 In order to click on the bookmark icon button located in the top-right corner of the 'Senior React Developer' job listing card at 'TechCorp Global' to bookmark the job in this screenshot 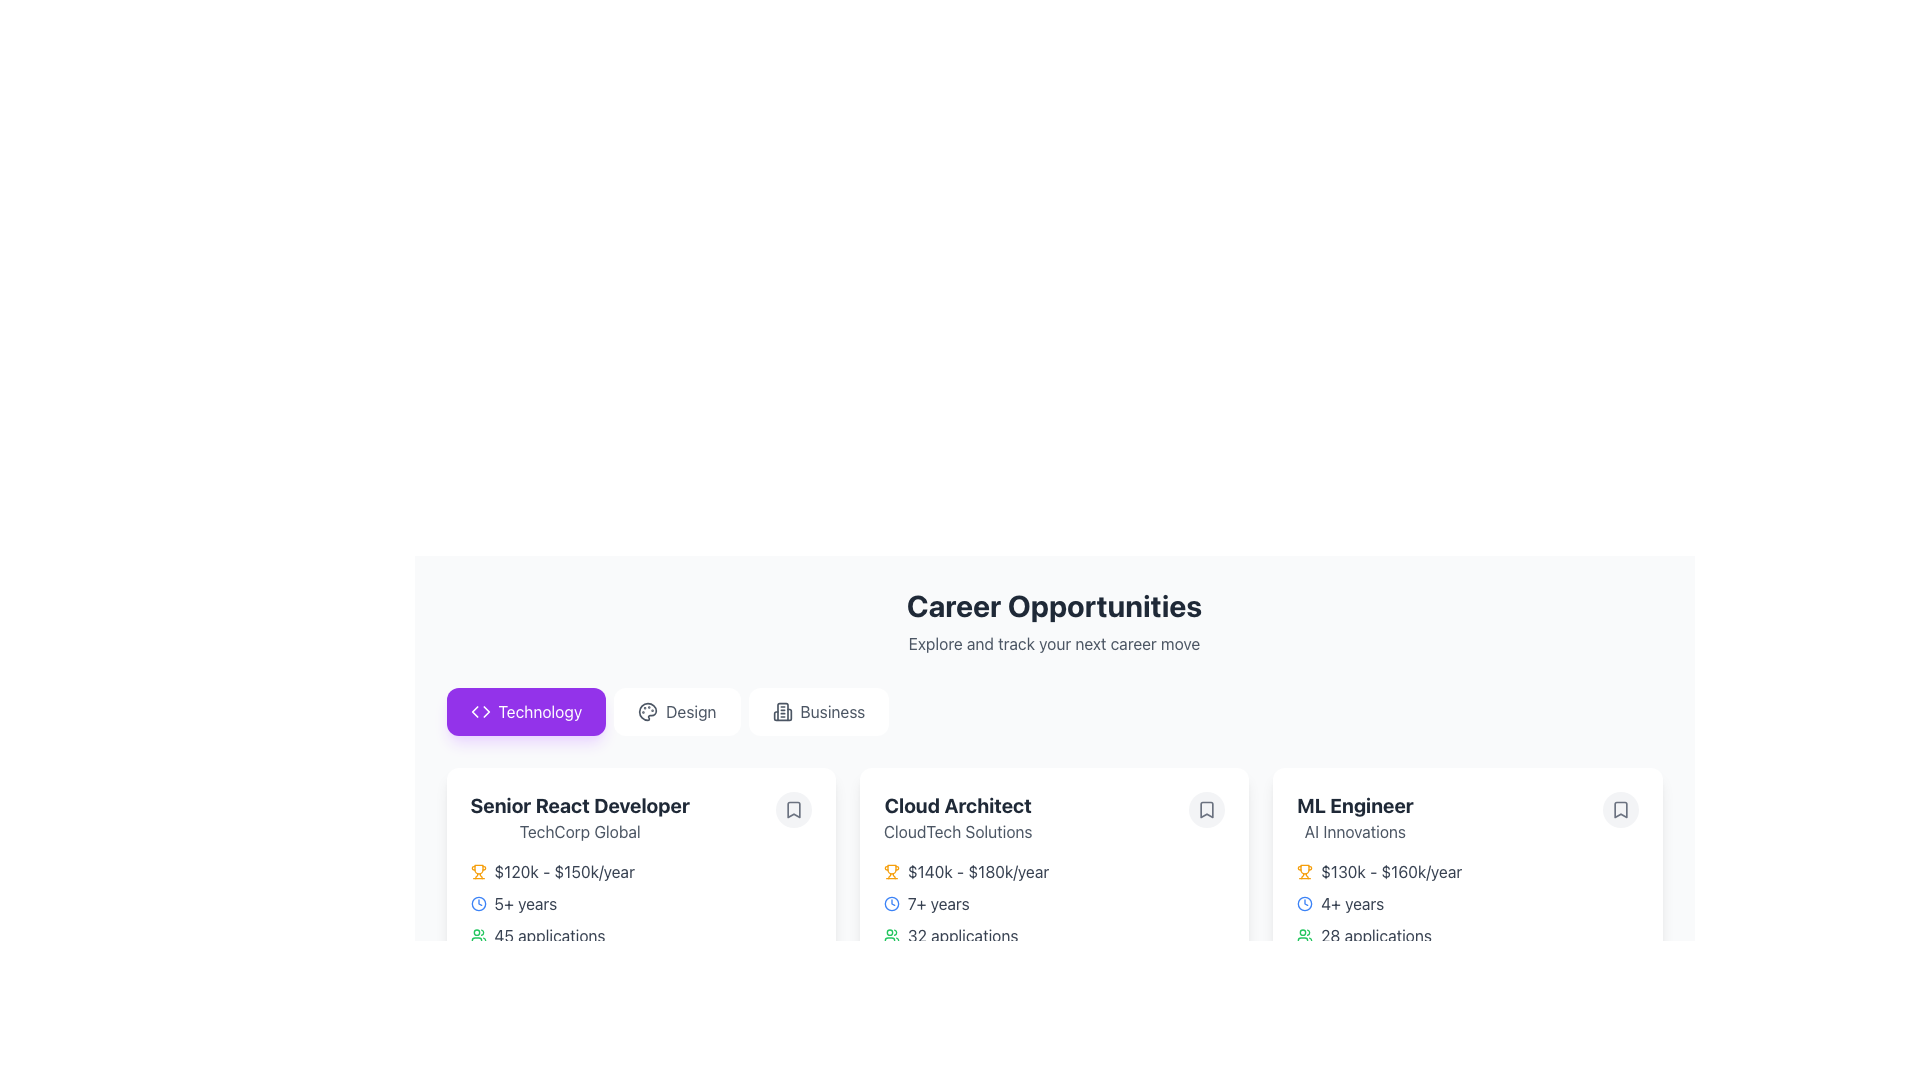, I will do `click(792, 810)`.